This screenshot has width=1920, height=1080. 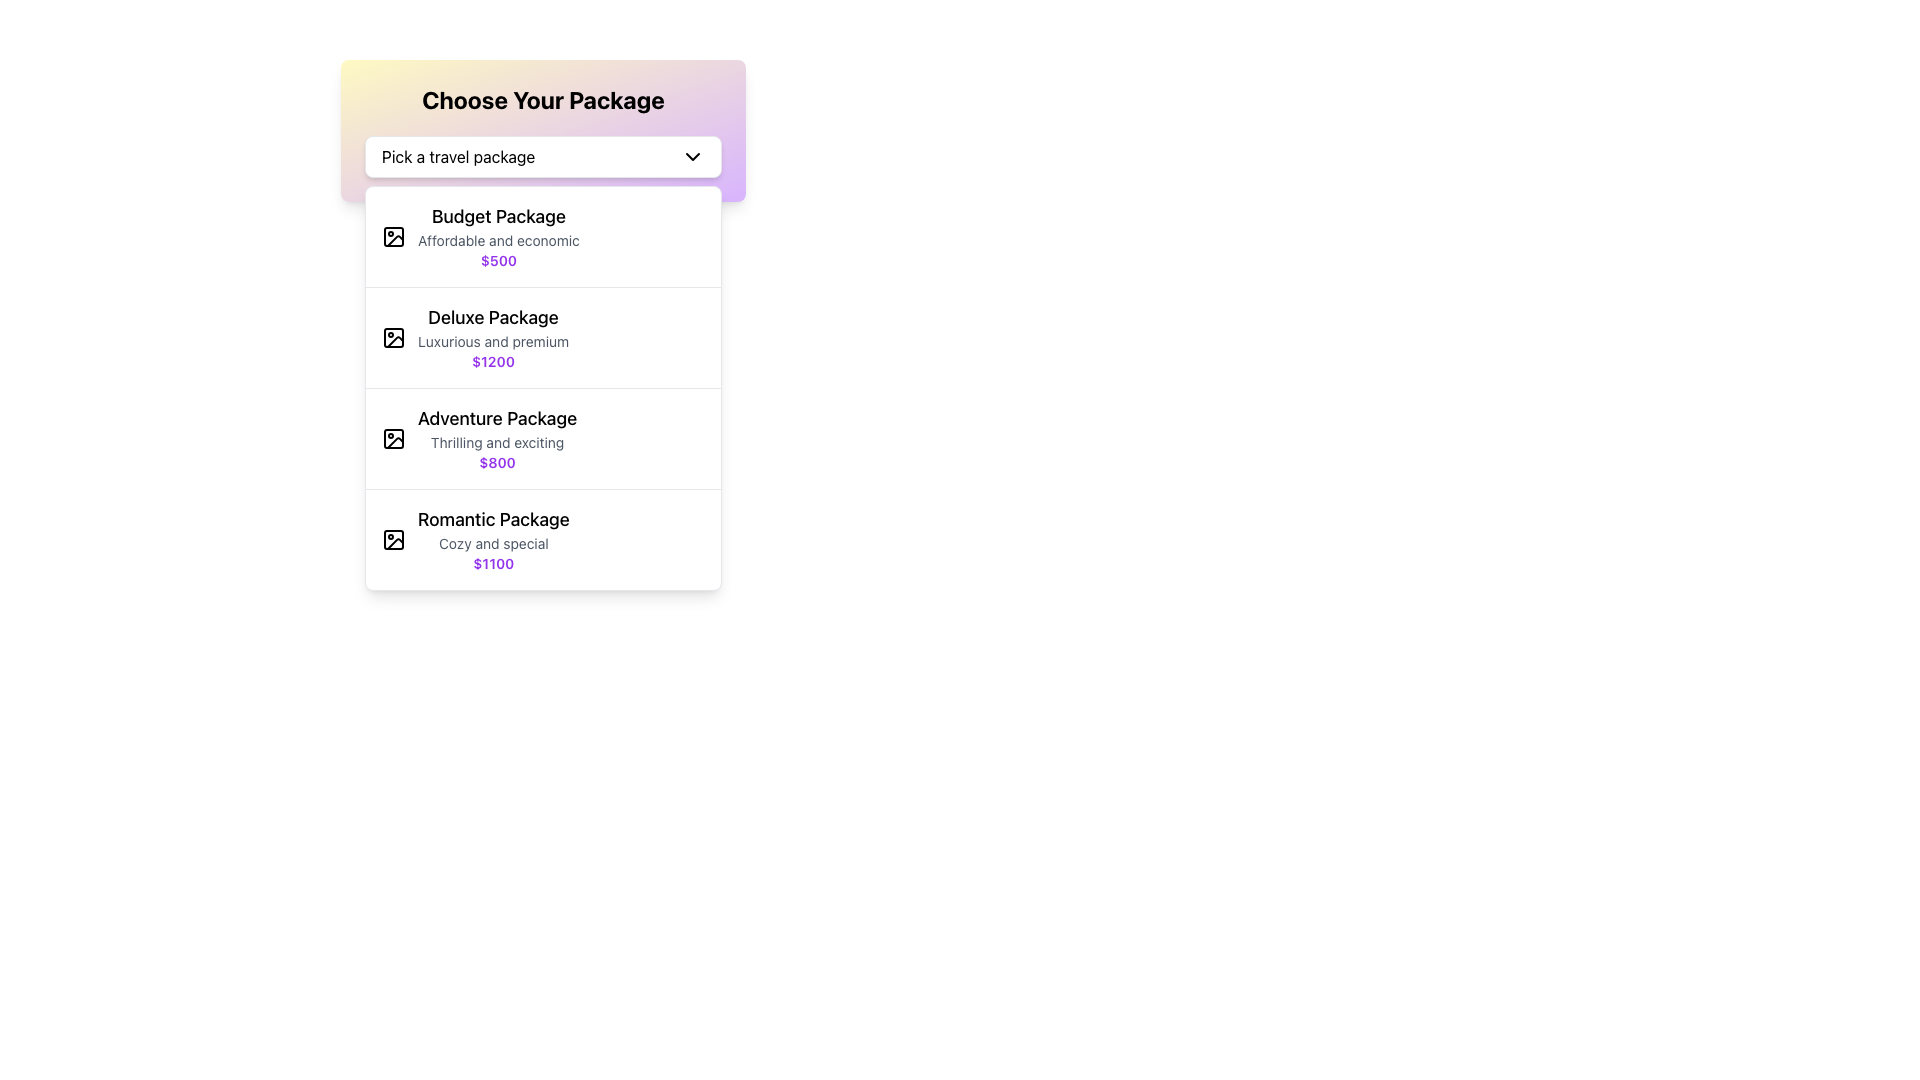 I want to click on informational Label for the 'Budget Package' which describes it as 'Affordable and economic' with a price of '$500', located under the dropdown 'Pick a travel package', so click(x=499, y=235).